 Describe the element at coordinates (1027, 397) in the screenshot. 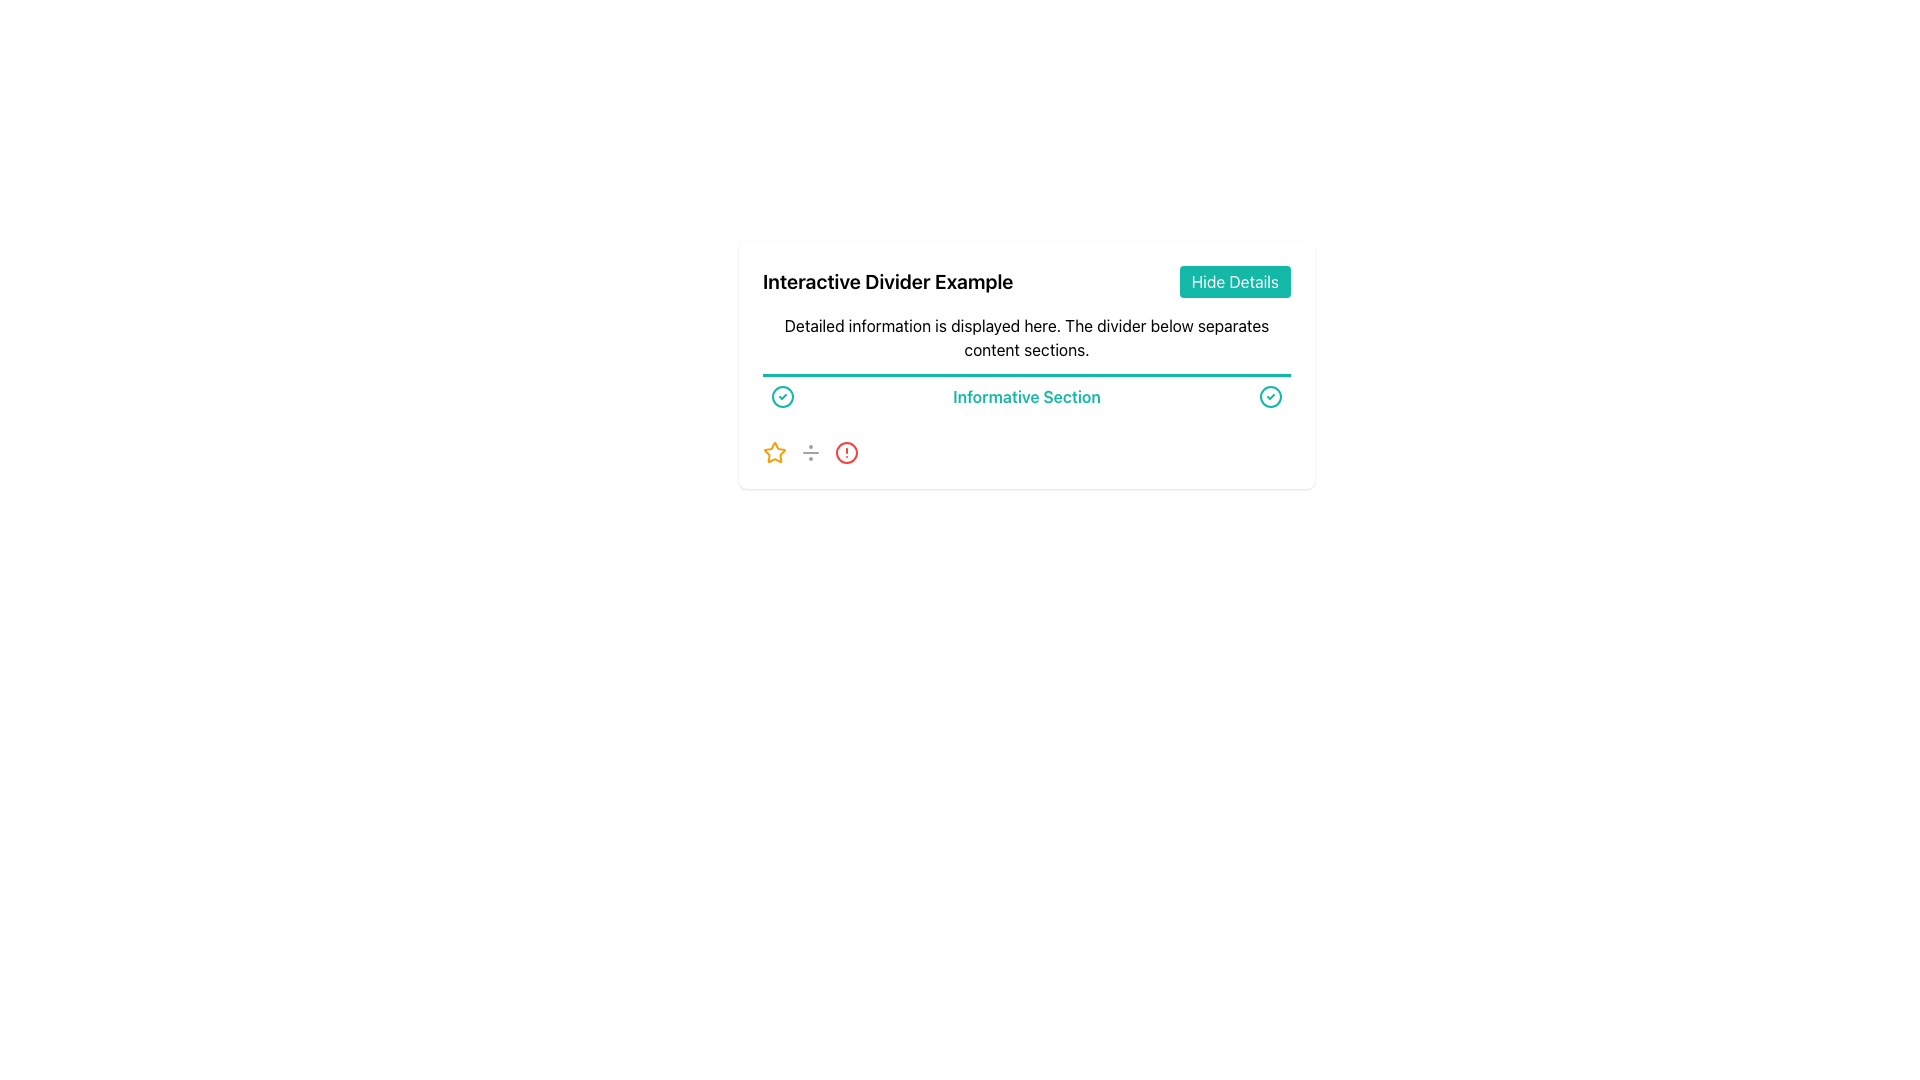

I see `the text label displaying 'Informative Section' in teal color, which is bold and horizontally centered between two teal checkmark icons` at that location.